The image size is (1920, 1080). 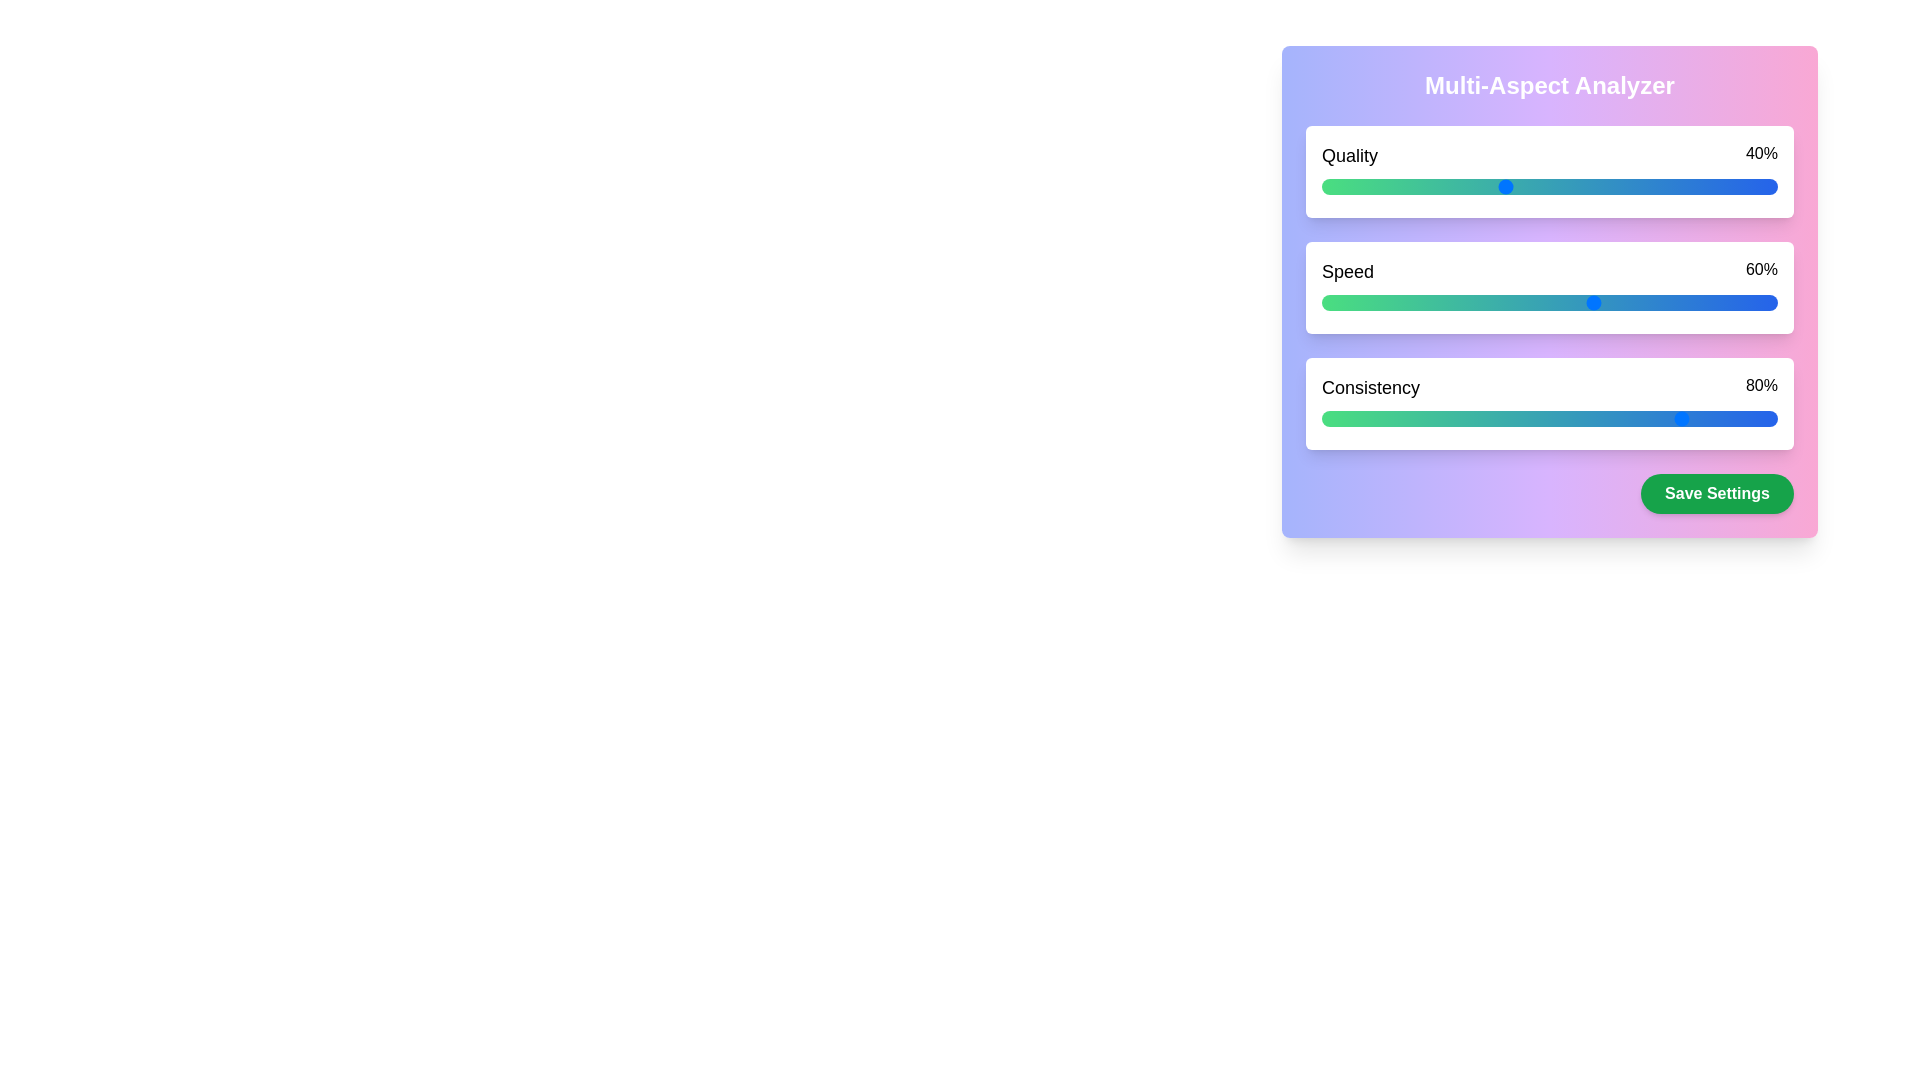 I want to click on the slider value, so click(x=1326, y=418).